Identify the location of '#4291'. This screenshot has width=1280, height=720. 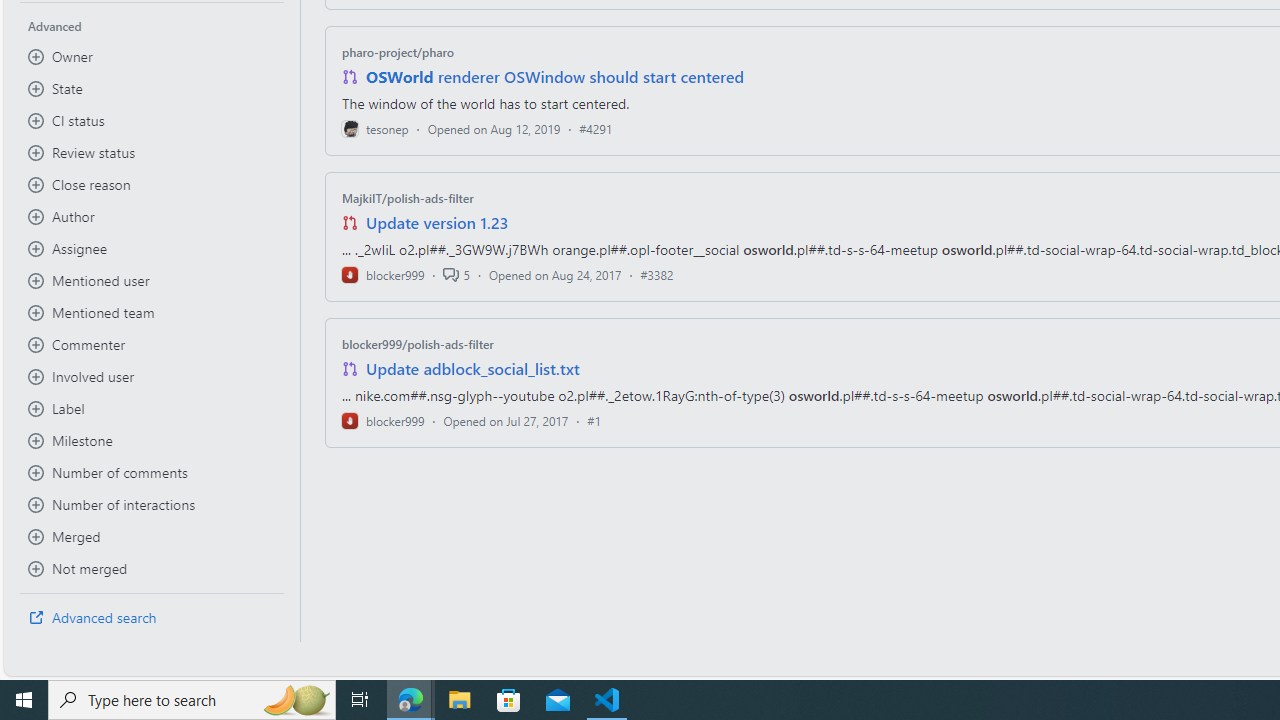
(594, 128).